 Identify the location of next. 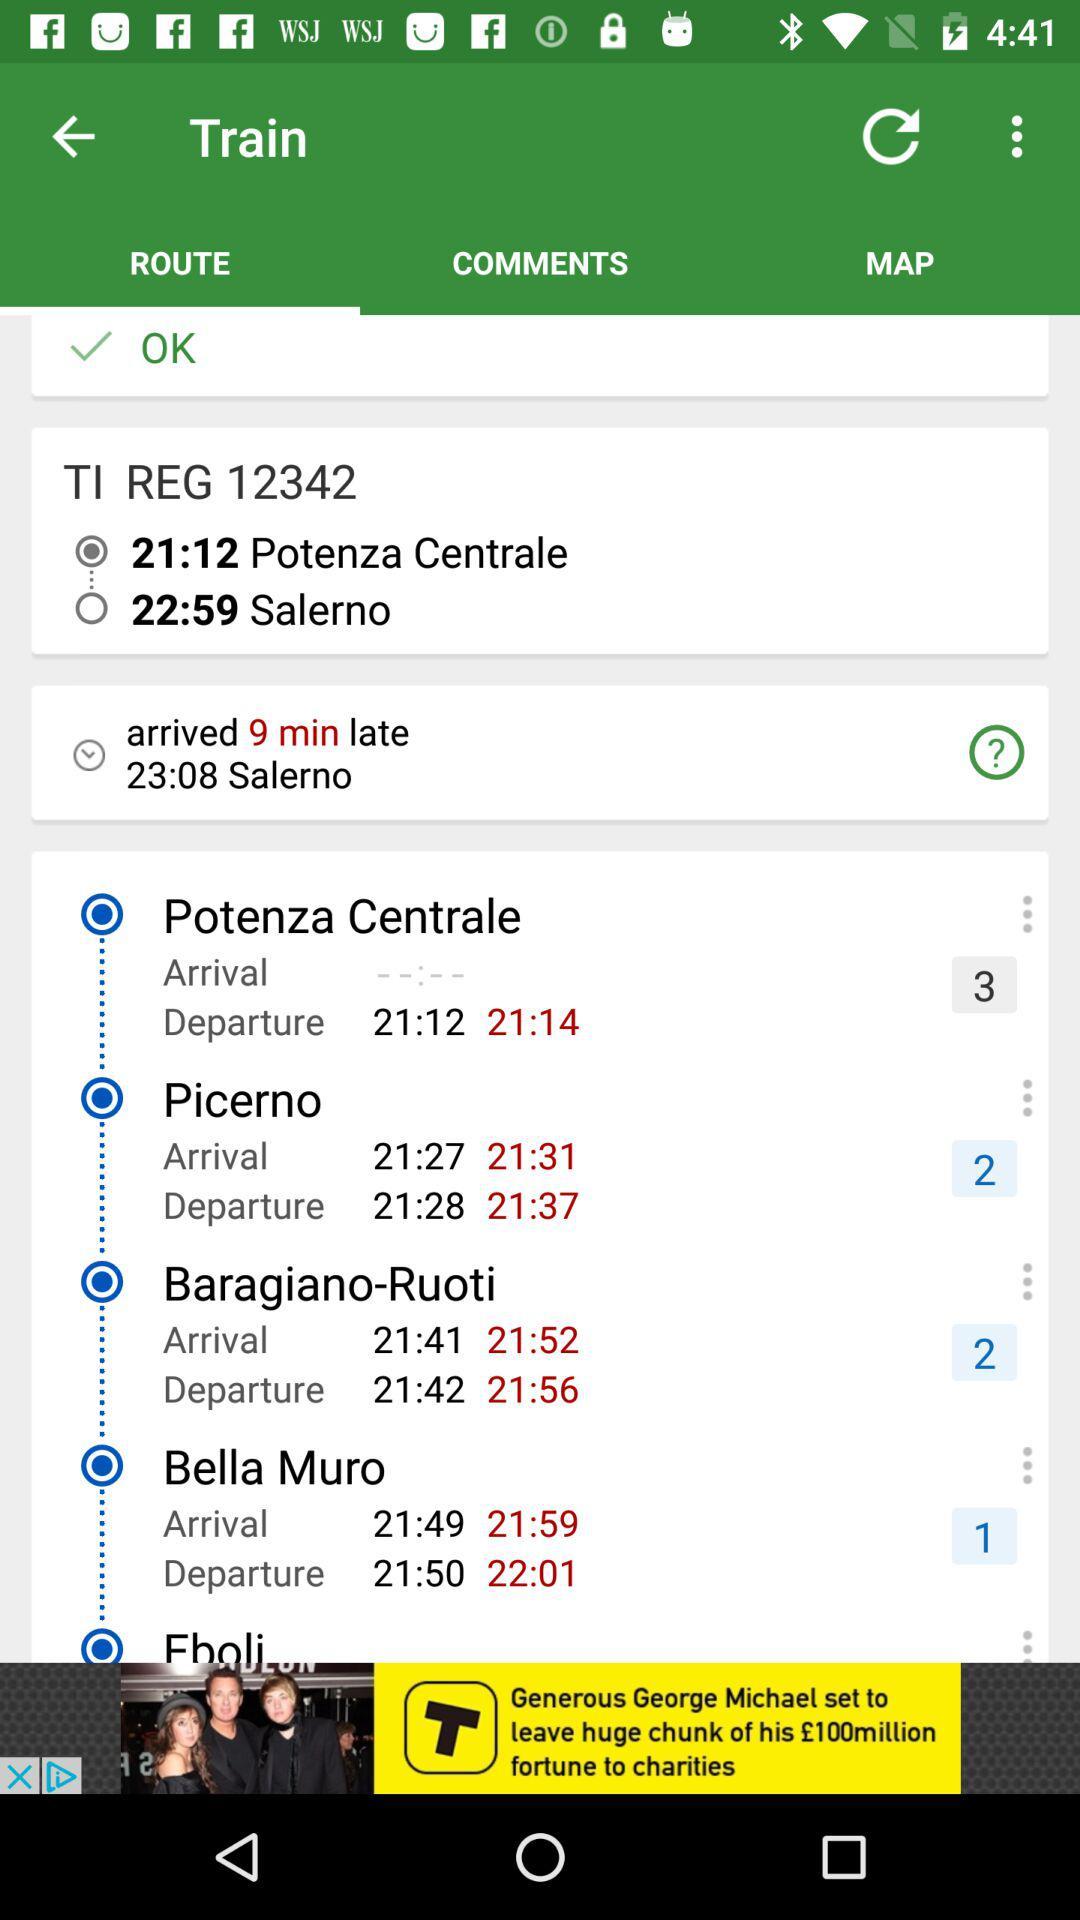
(88, 135).